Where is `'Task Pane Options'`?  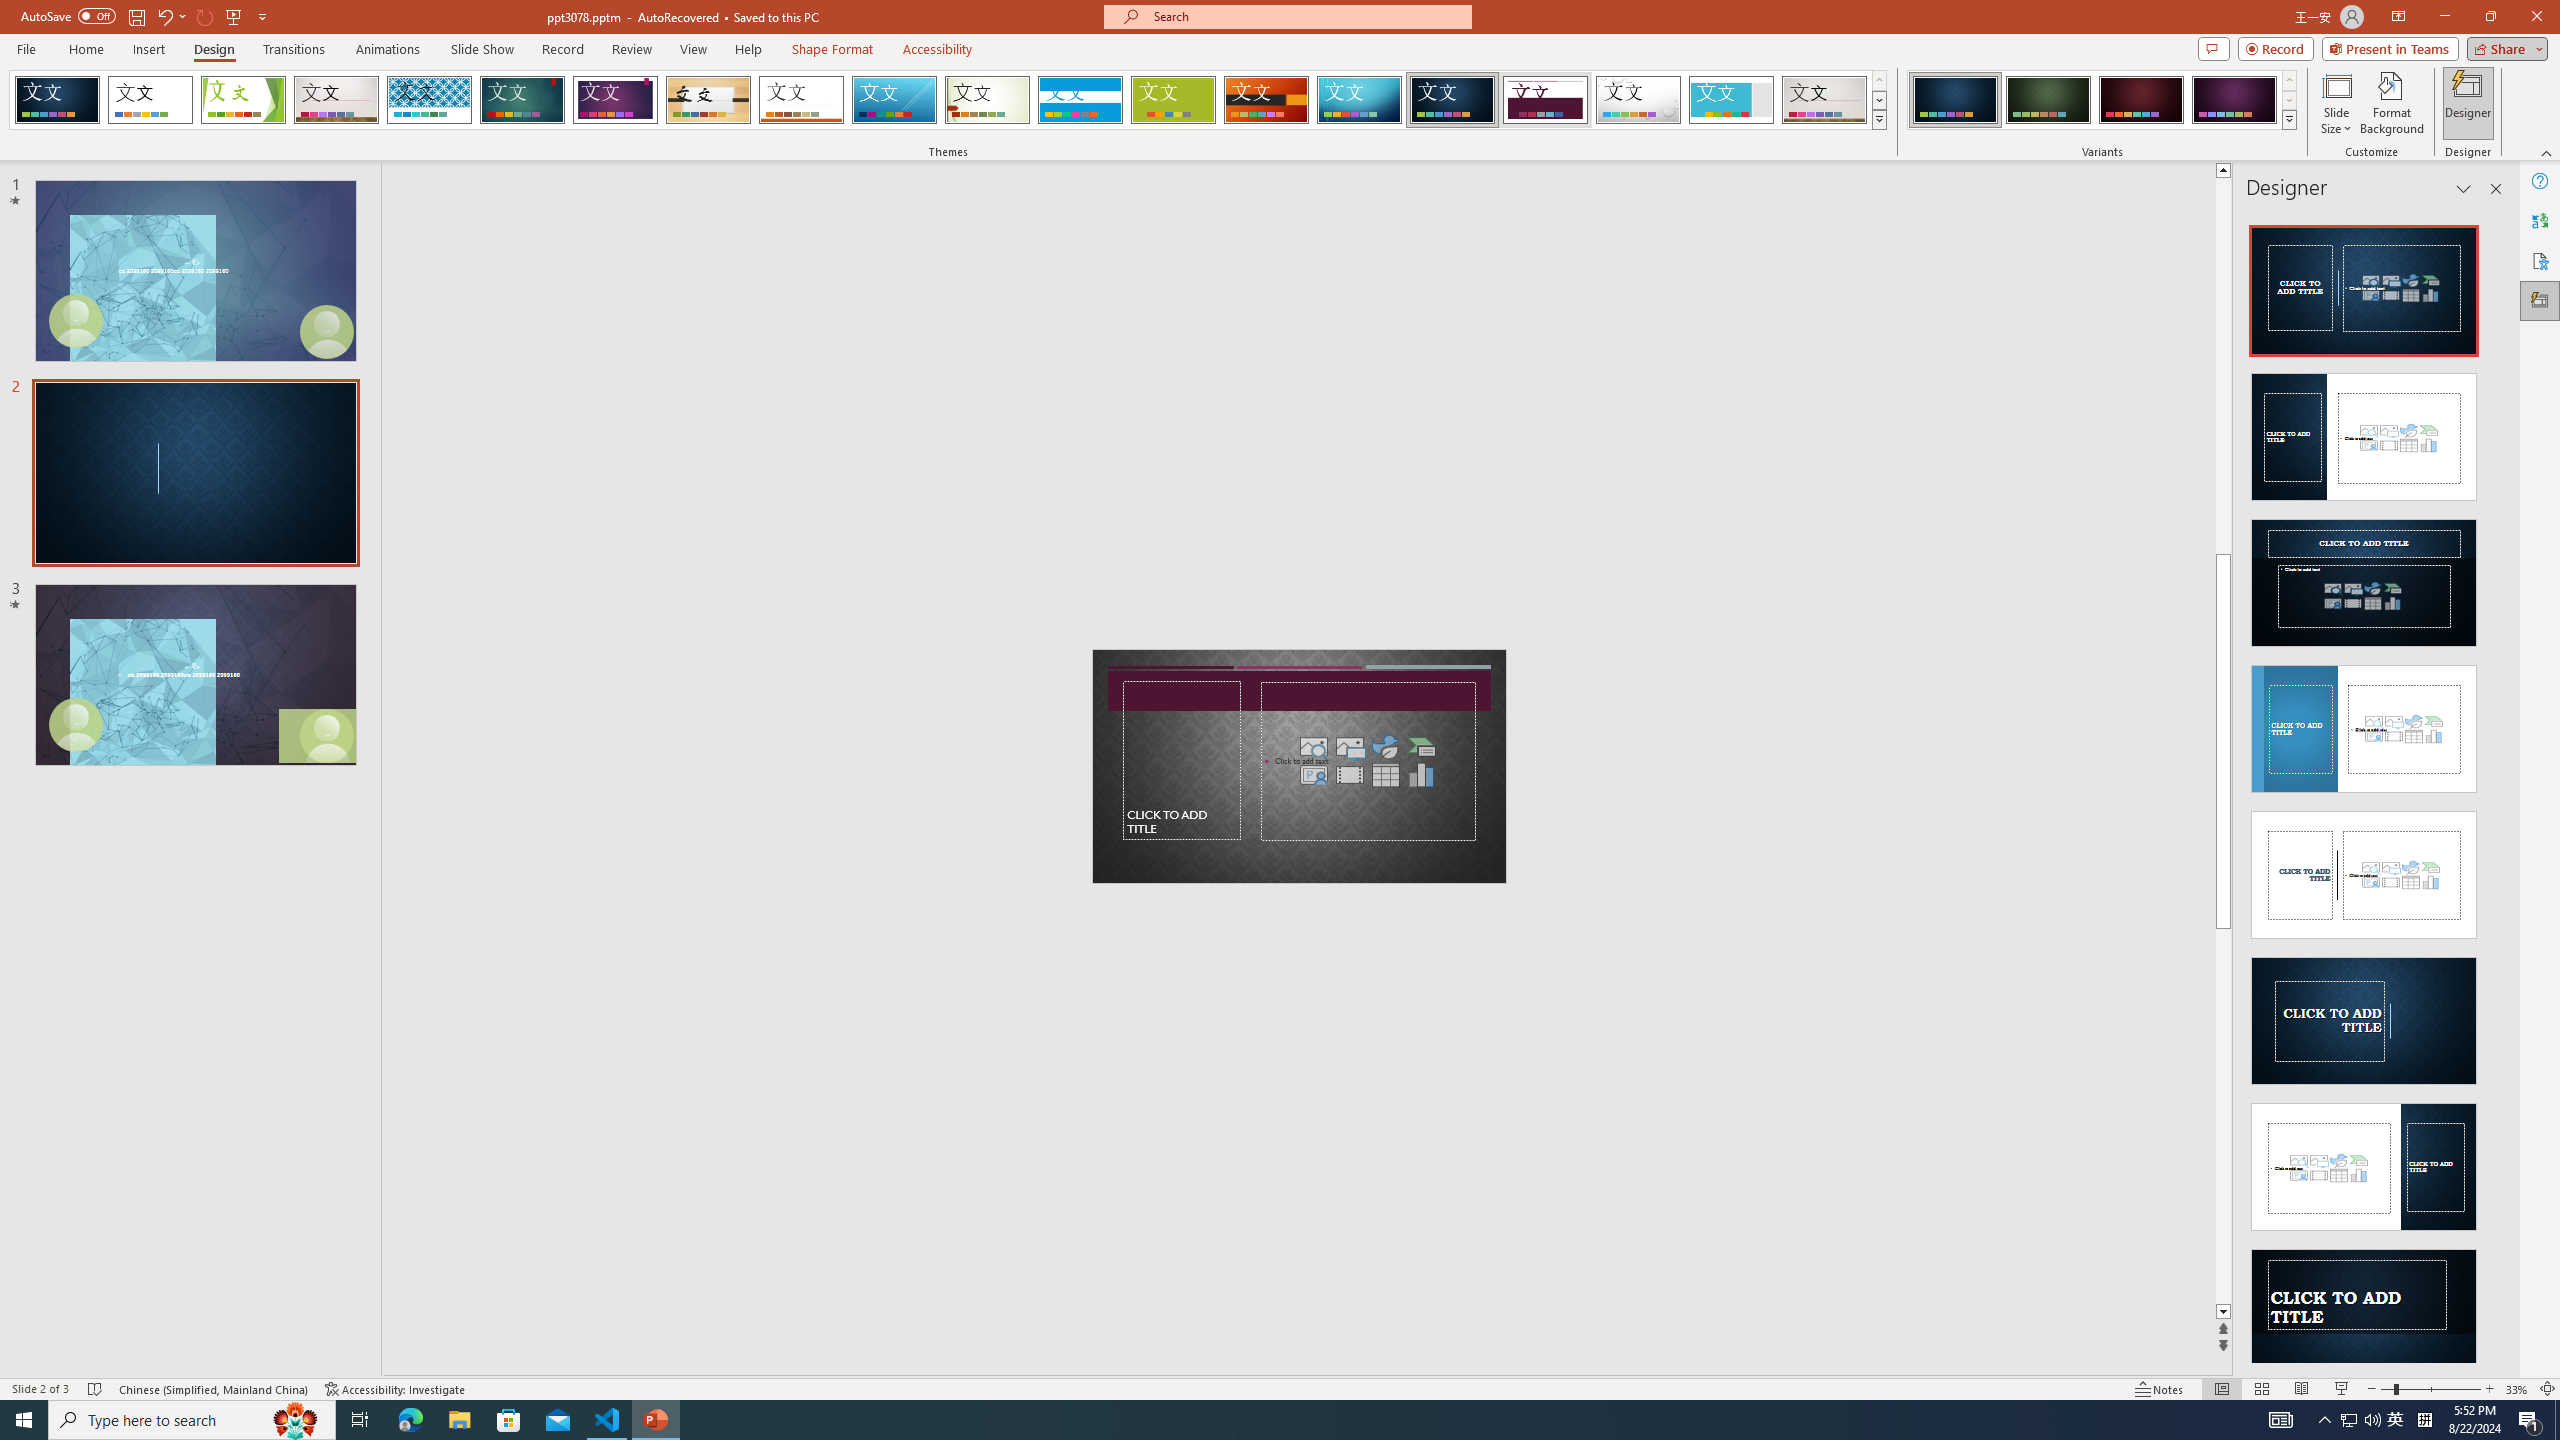 'Task Pane Options' is located at coordinates (2463, 188).